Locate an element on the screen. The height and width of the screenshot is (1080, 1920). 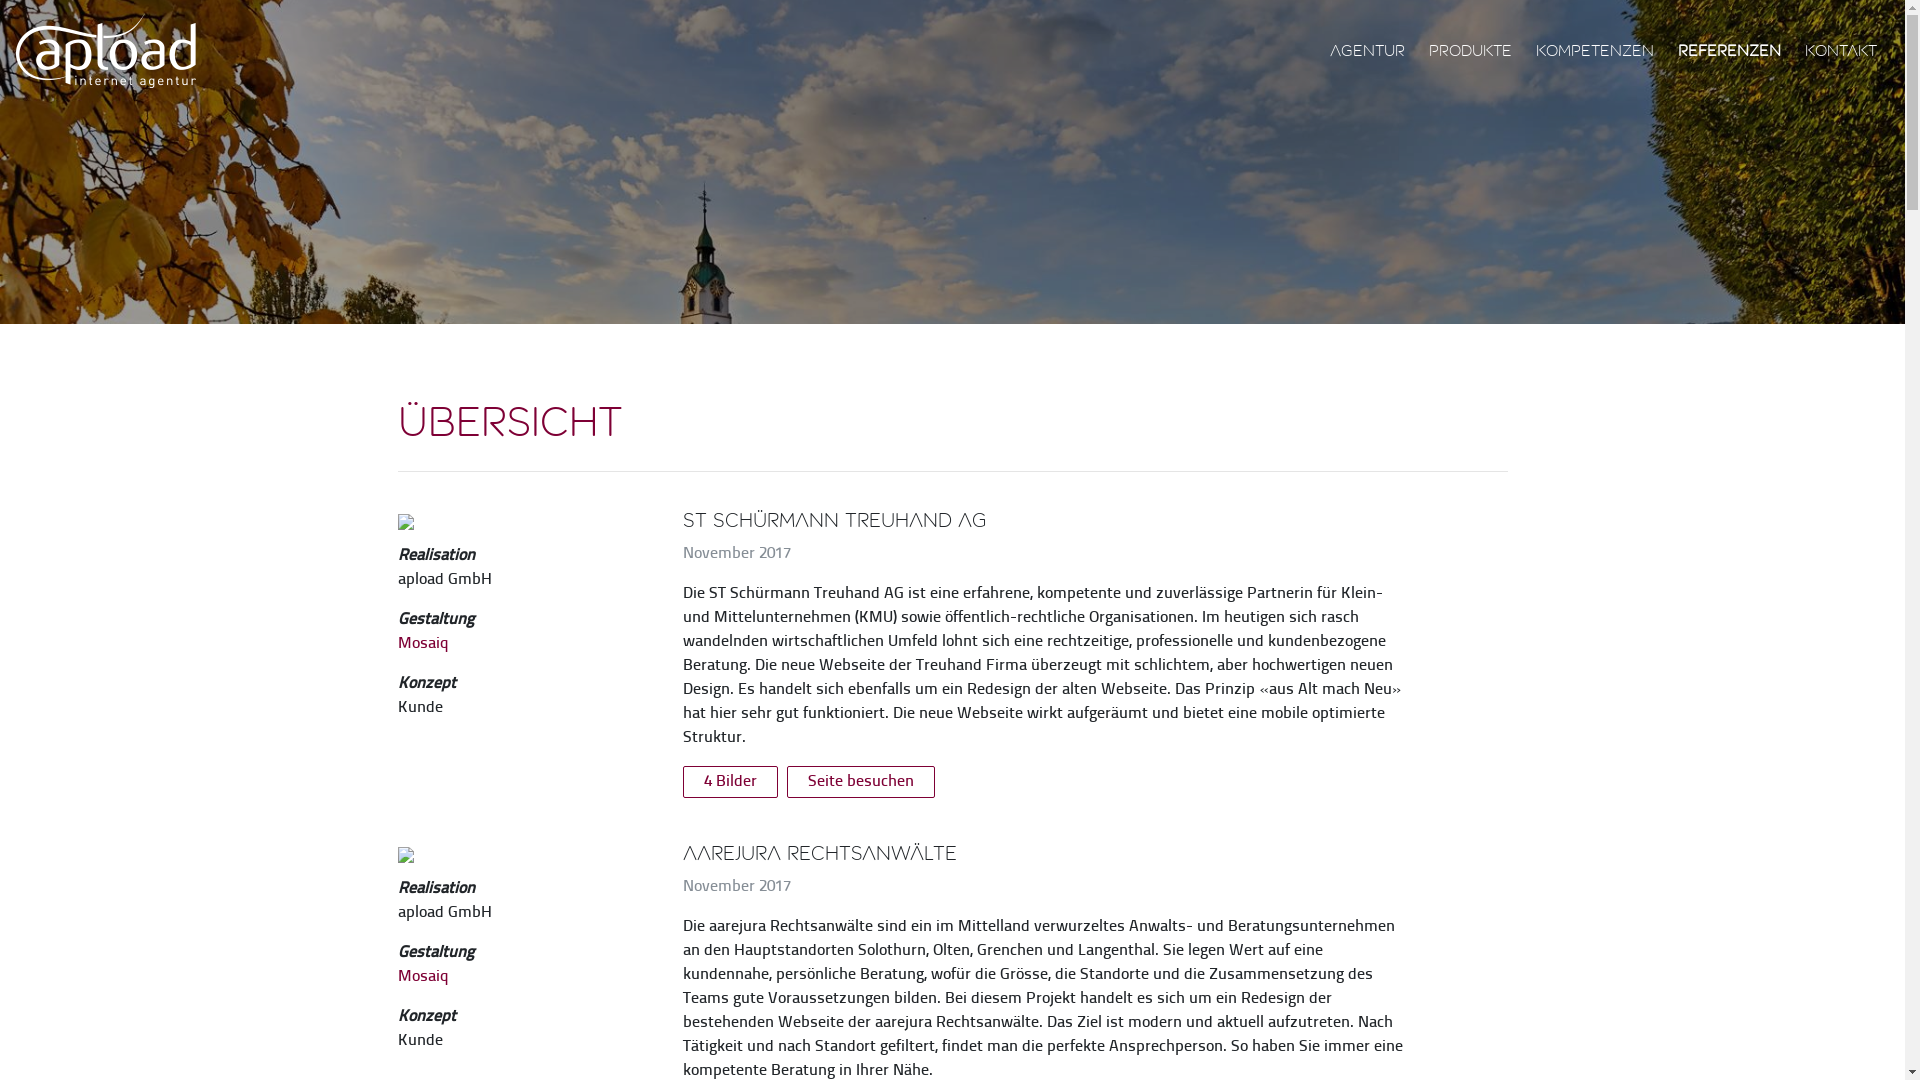
'Kompetenzen' is located at coordinates (1593, 50).